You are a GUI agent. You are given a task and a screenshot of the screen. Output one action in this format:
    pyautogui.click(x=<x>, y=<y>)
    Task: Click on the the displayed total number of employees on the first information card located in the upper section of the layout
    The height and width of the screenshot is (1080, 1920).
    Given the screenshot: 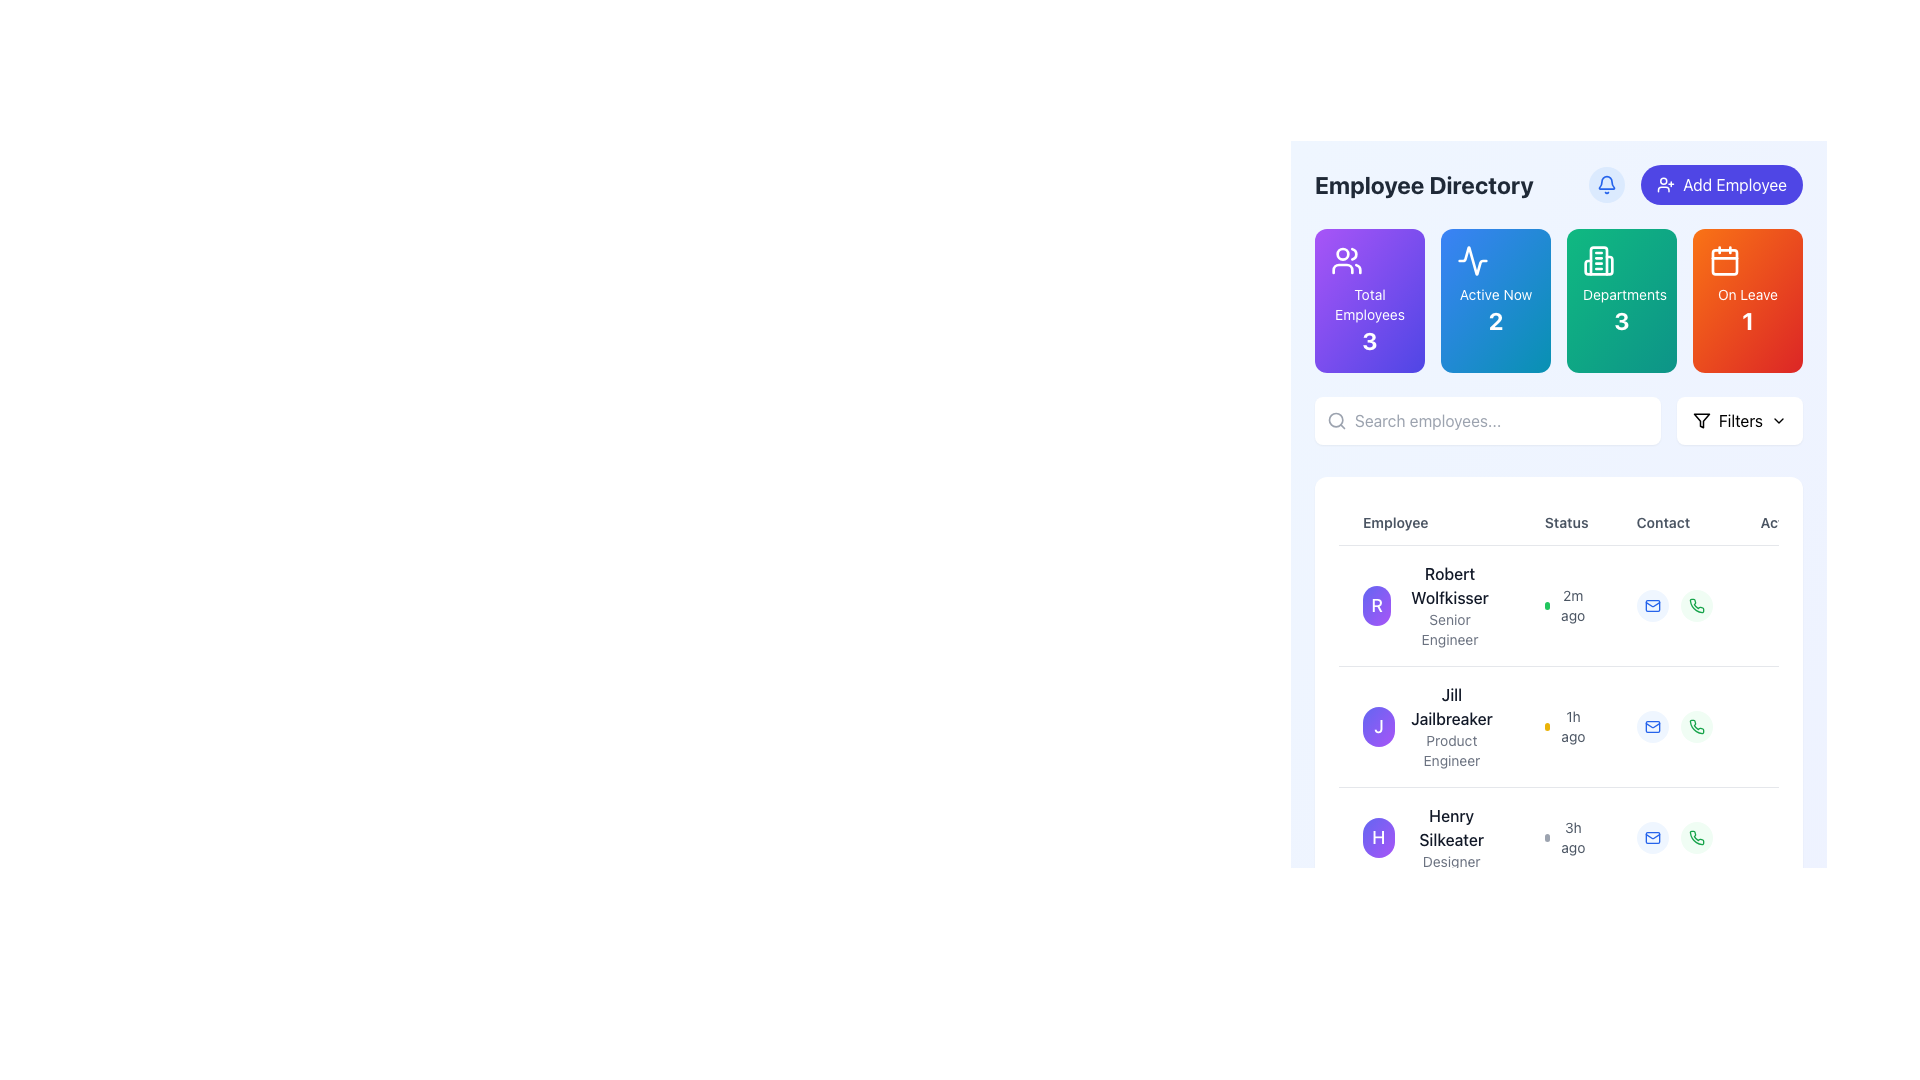 What is the action you would take?
    pyautogui.click(x=1368, y=300)
    